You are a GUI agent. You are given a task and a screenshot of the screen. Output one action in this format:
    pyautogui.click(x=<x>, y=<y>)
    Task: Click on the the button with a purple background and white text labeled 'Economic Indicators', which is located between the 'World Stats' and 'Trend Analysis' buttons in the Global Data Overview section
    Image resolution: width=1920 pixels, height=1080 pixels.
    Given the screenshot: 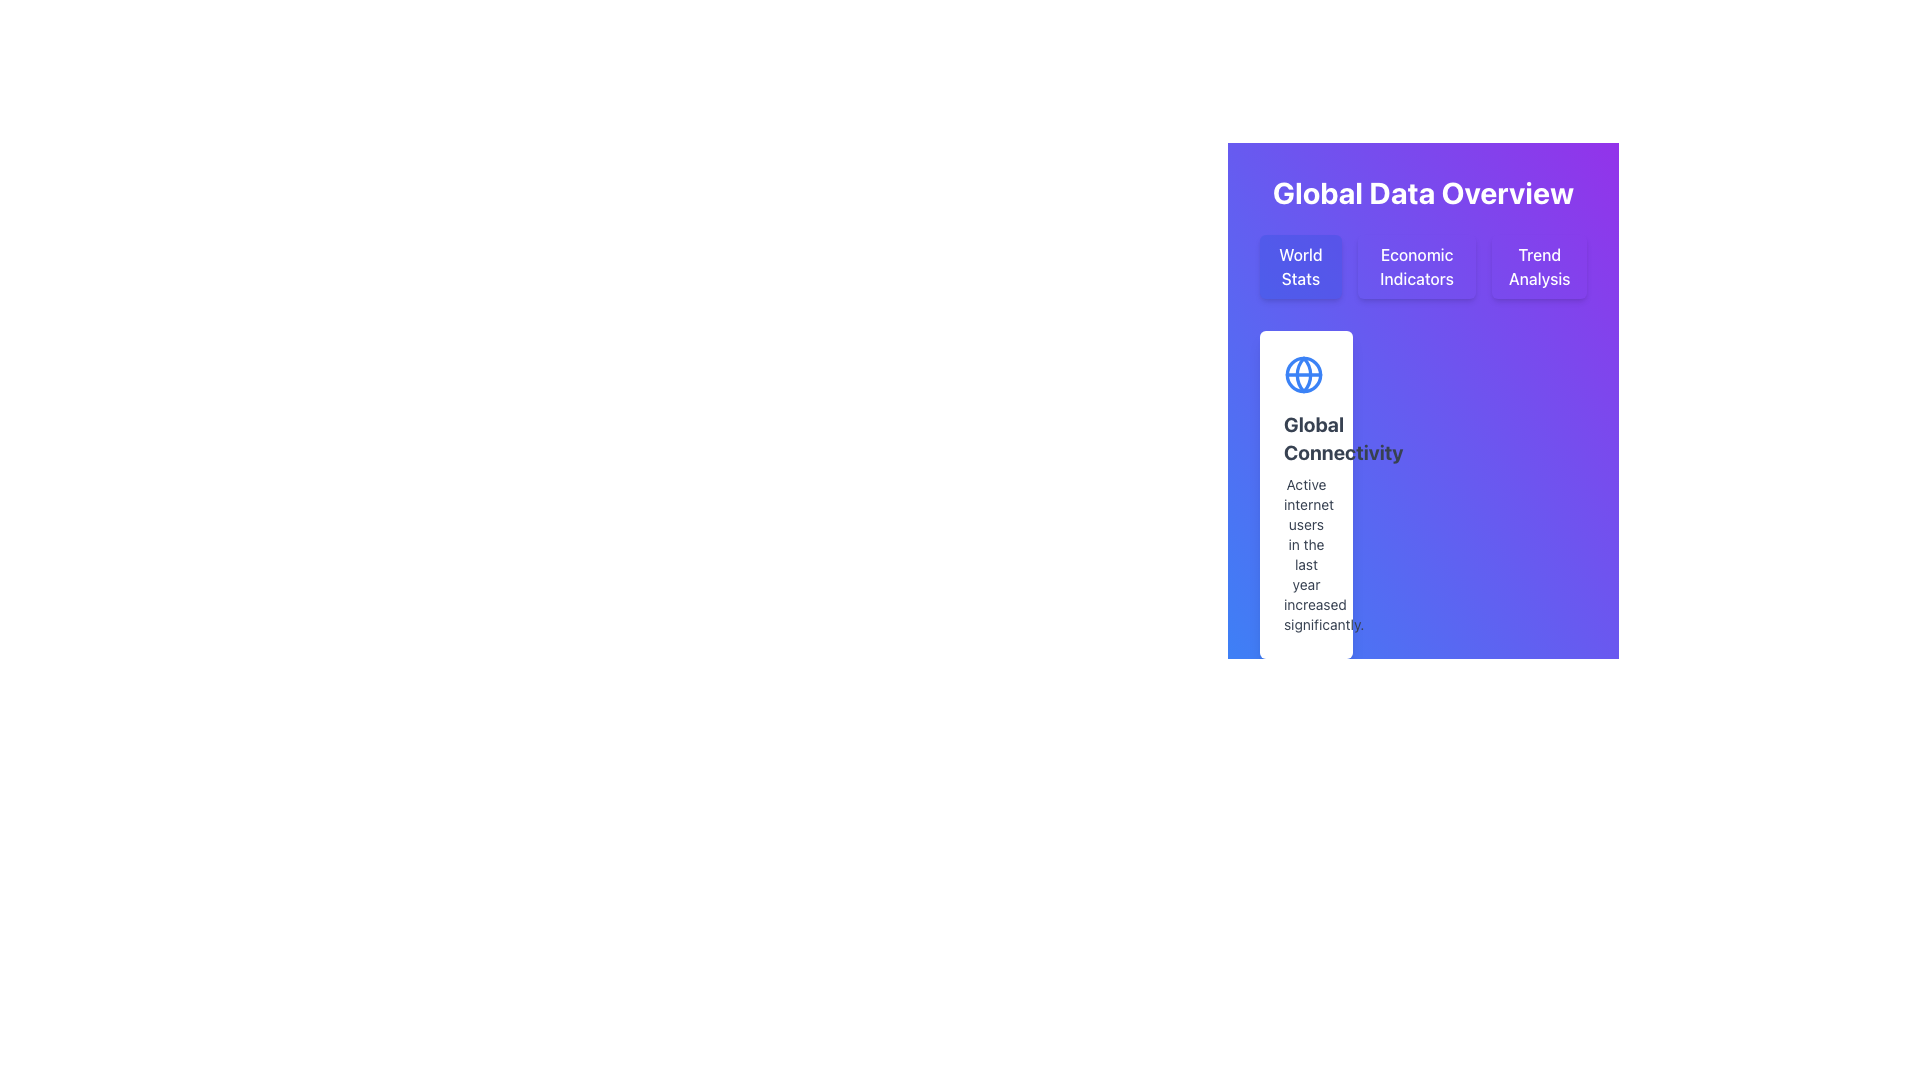 What is the action you would take?
    pyautogui.click(x=1415, y=265)
    